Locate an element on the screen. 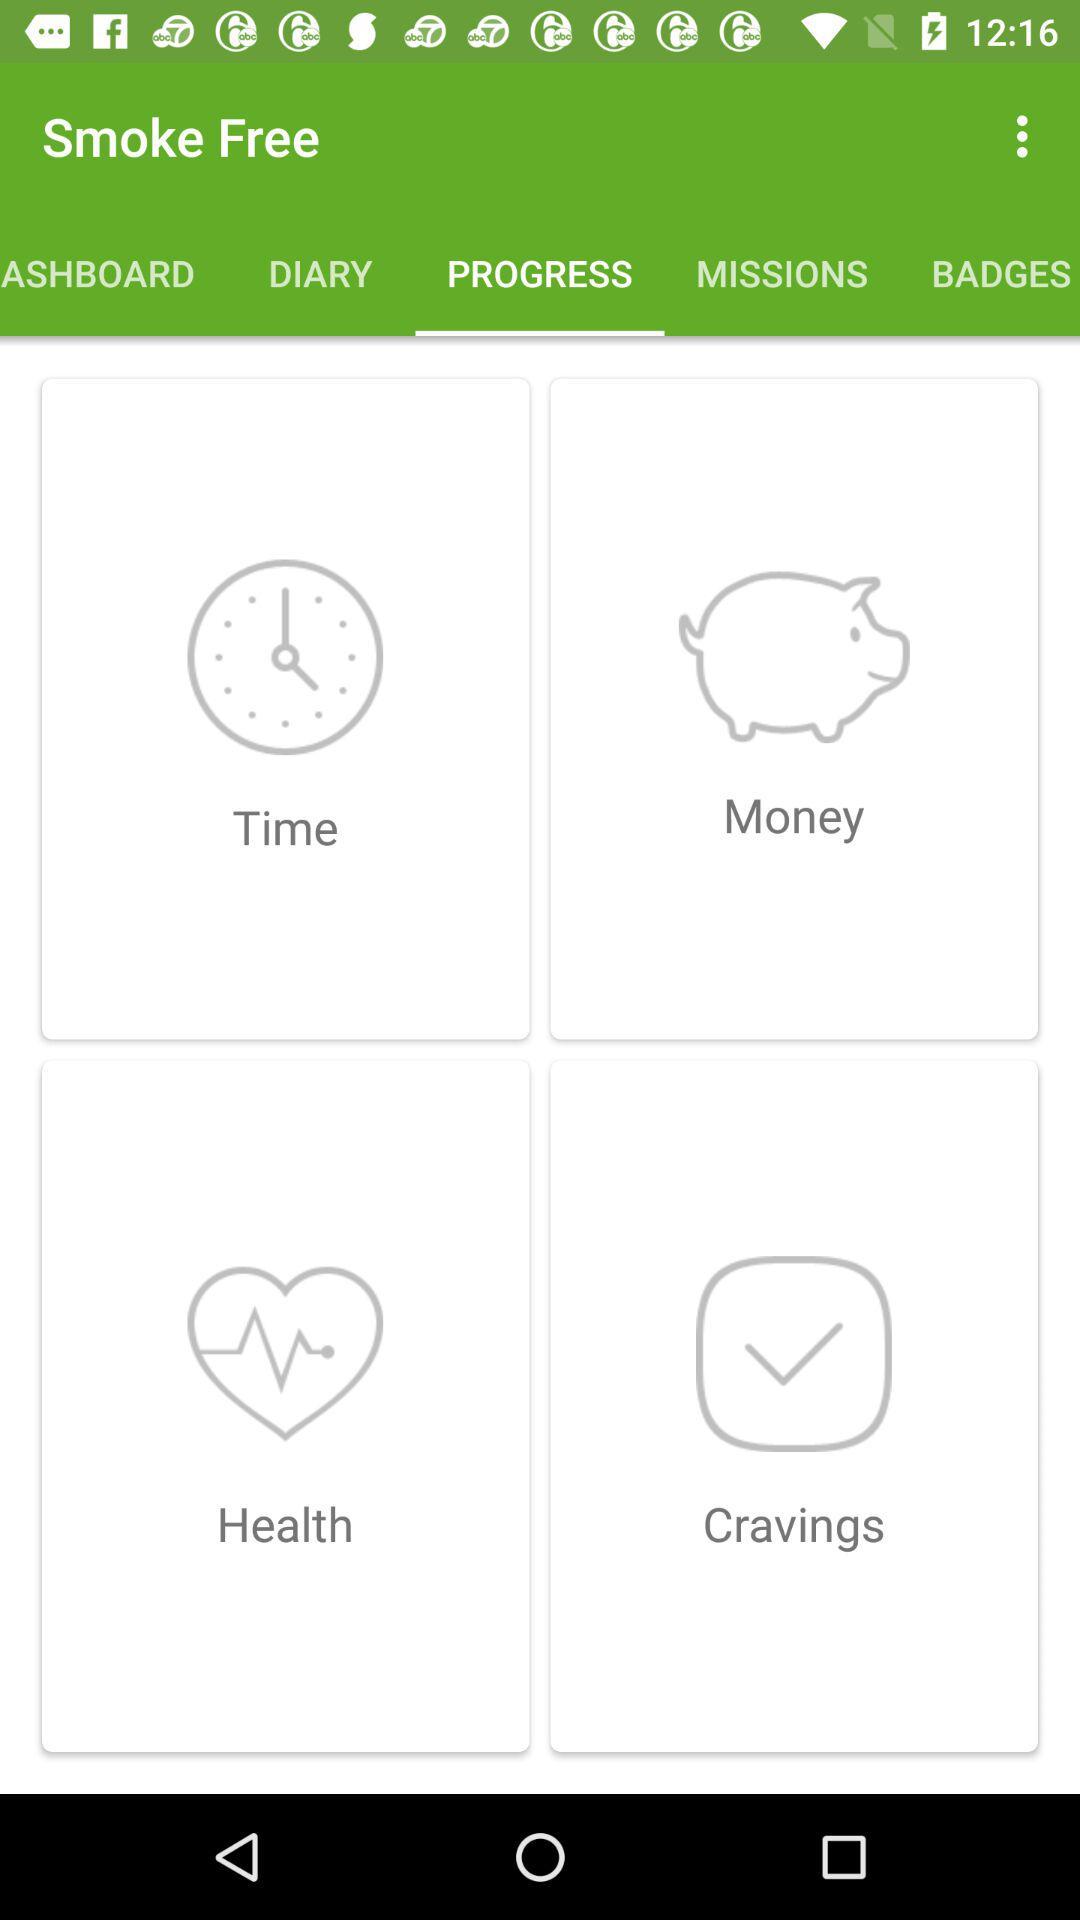 The width and height of the screenshot is (1080, 1920). icon to the right of smoke free is located at coordinates (1027, 135).